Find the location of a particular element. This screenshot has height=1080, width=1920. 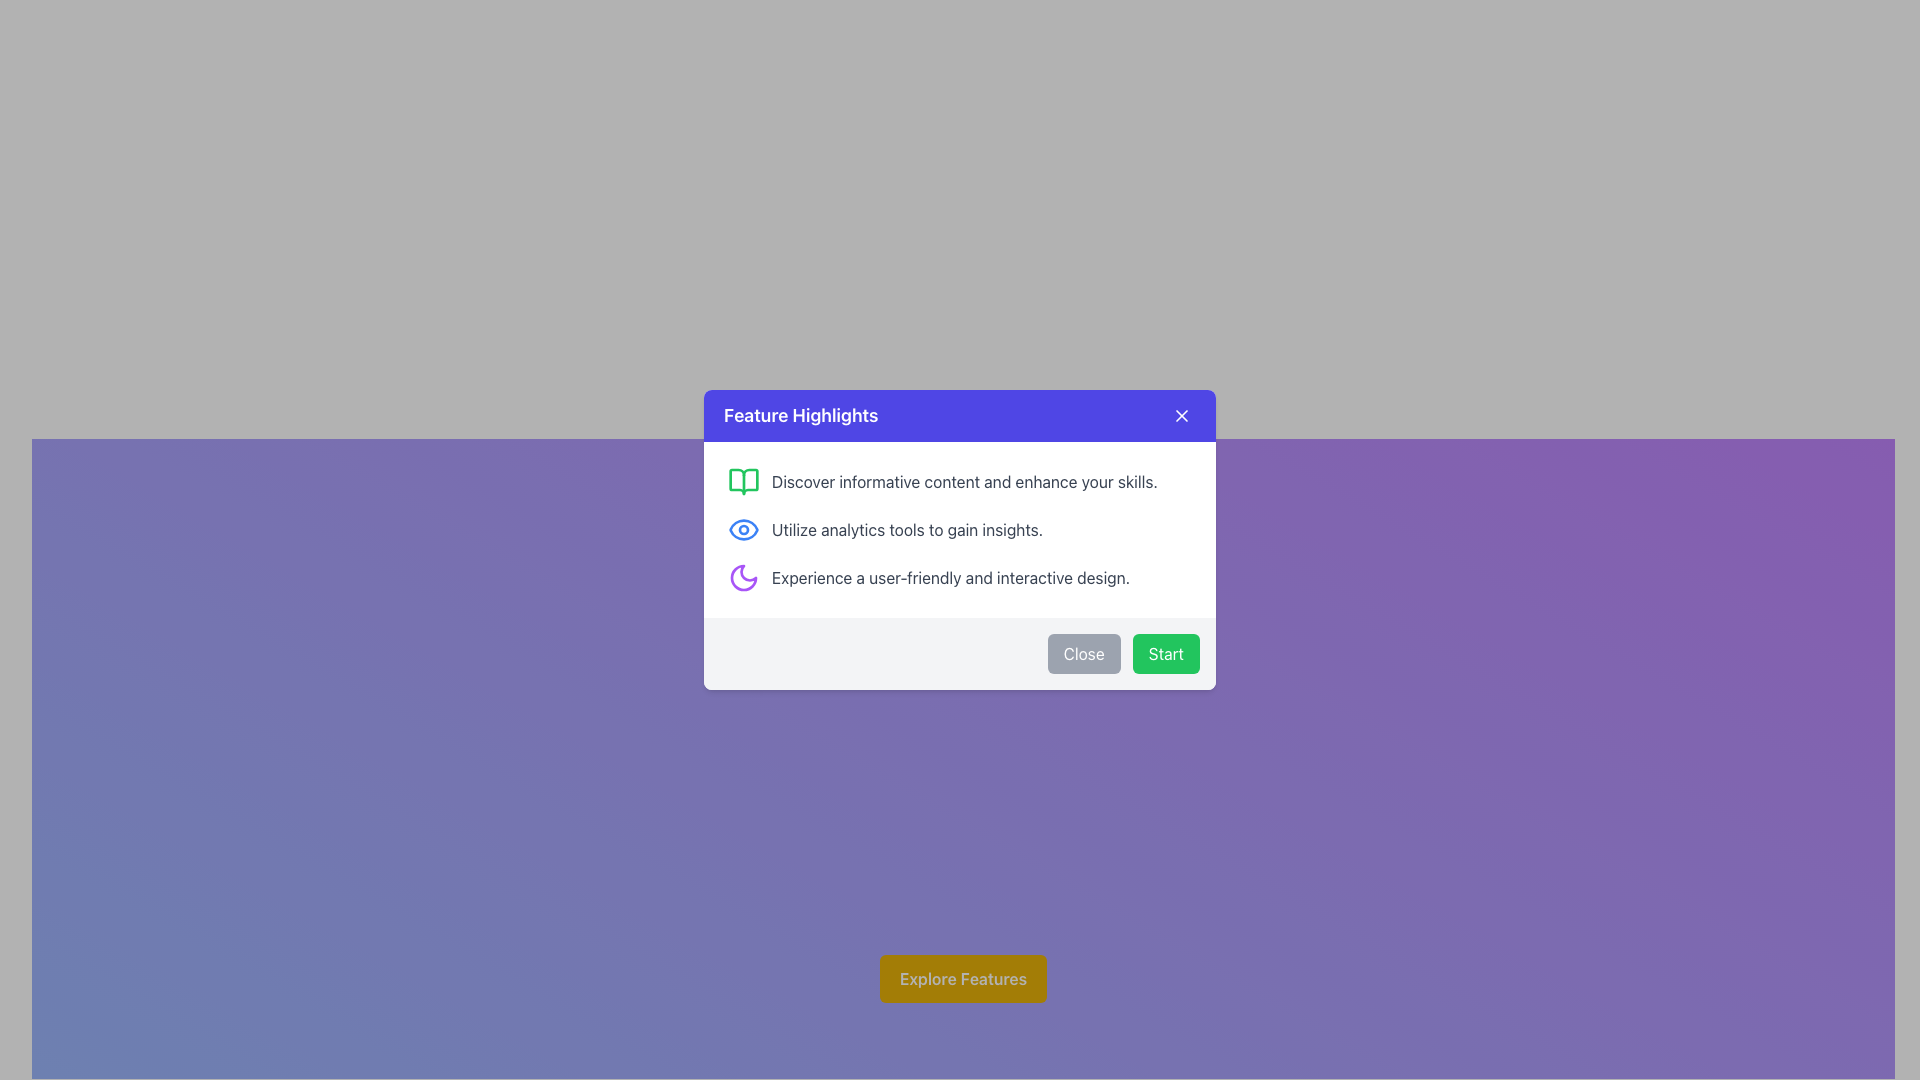

the purple crescent moon-shaped icon located at the bottom of the list is located at coordinates (743, 578).